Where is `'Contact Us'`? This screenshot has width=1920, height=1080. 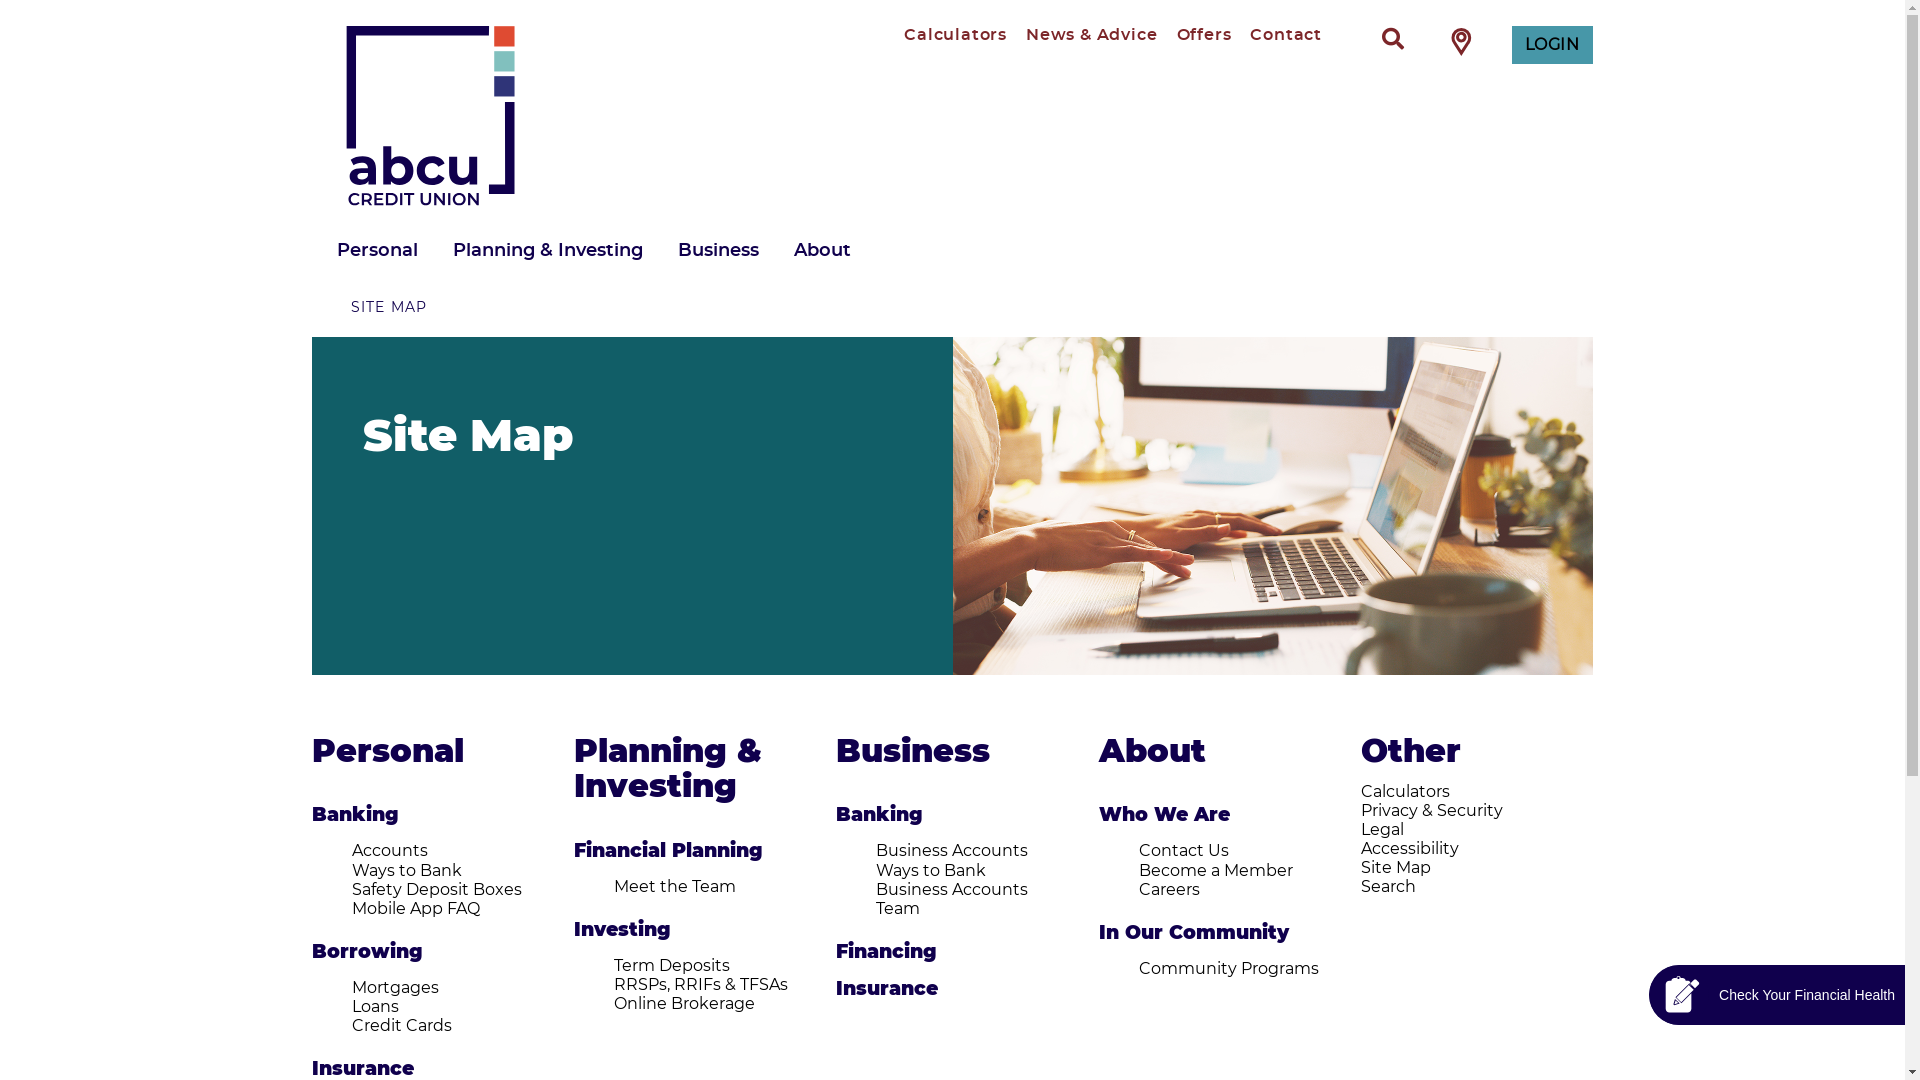 'Contact Us' is located at coordinates (1184, 851).